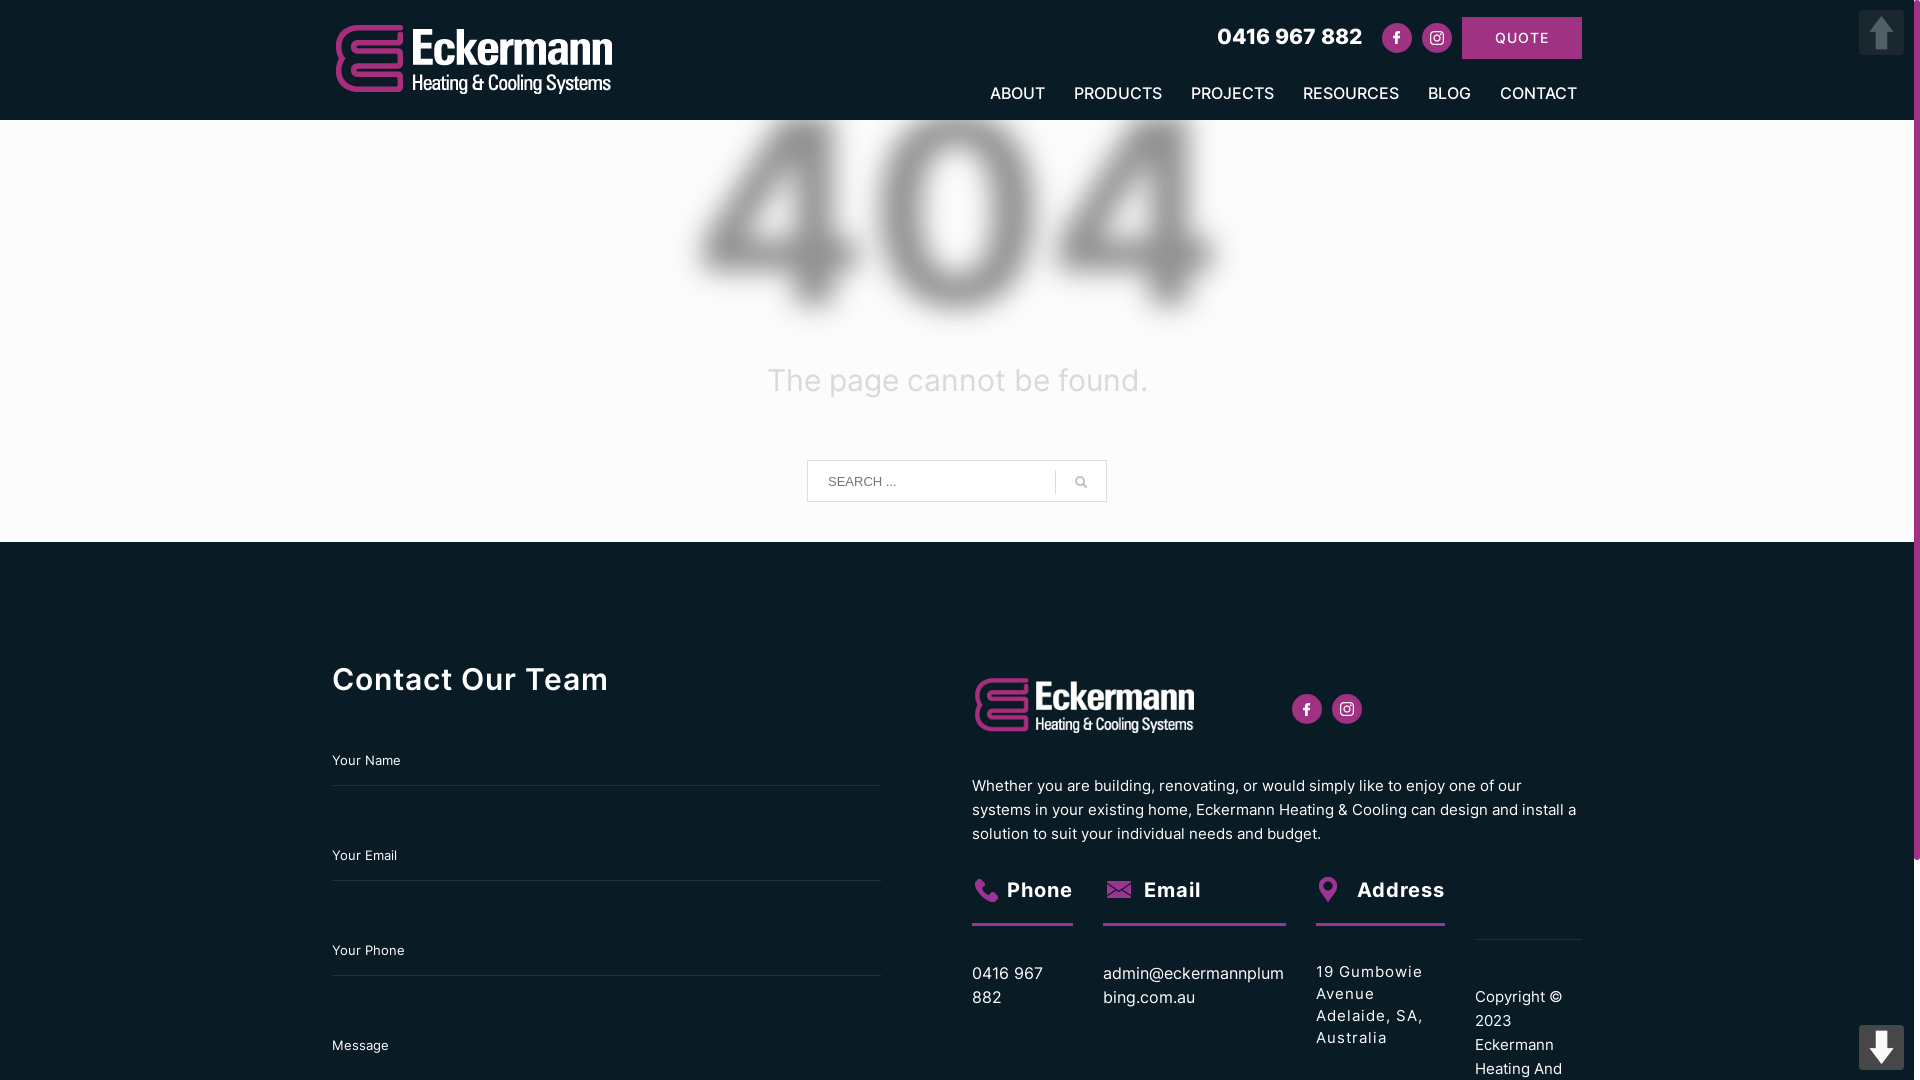  I want to click on 'PRODUCTS', so click(1117, 92).